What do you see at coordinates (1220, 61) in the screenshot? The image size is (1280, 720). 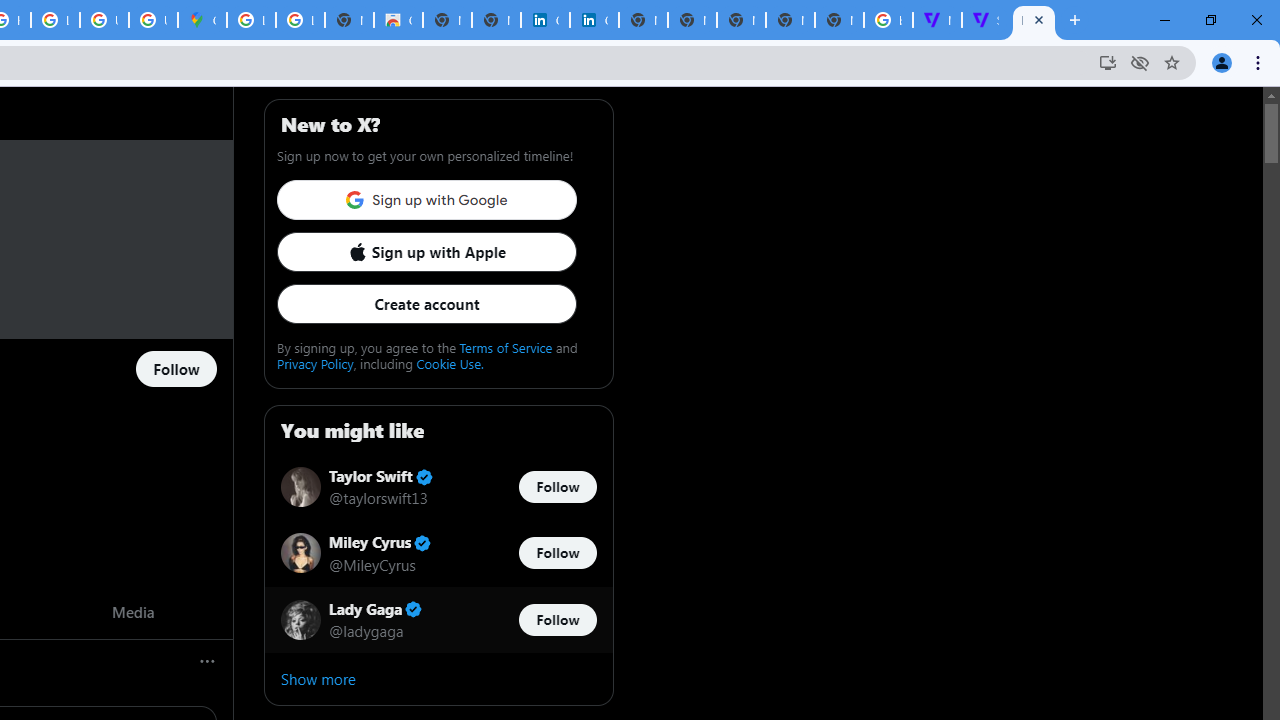 I see `'You'` at bounding box center [1220, 61].